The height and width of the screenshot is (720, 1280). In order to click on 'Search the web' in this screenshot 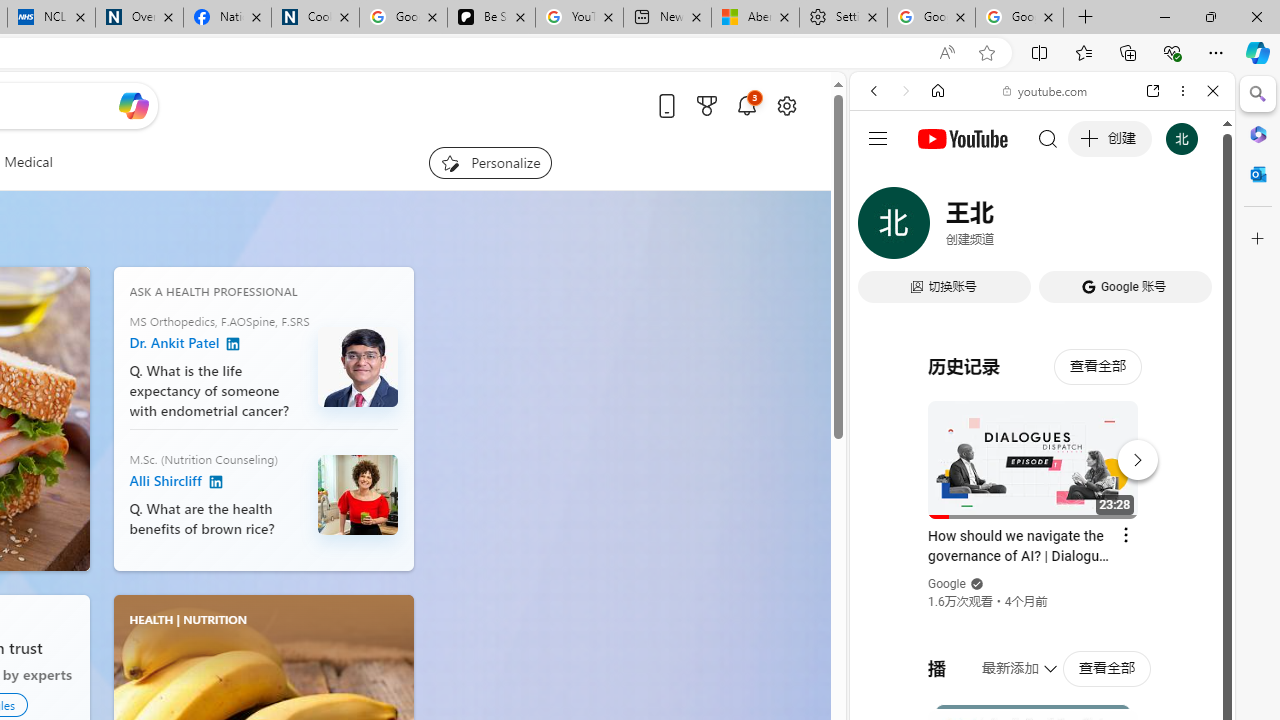, I will do `click(1051, 137)`.